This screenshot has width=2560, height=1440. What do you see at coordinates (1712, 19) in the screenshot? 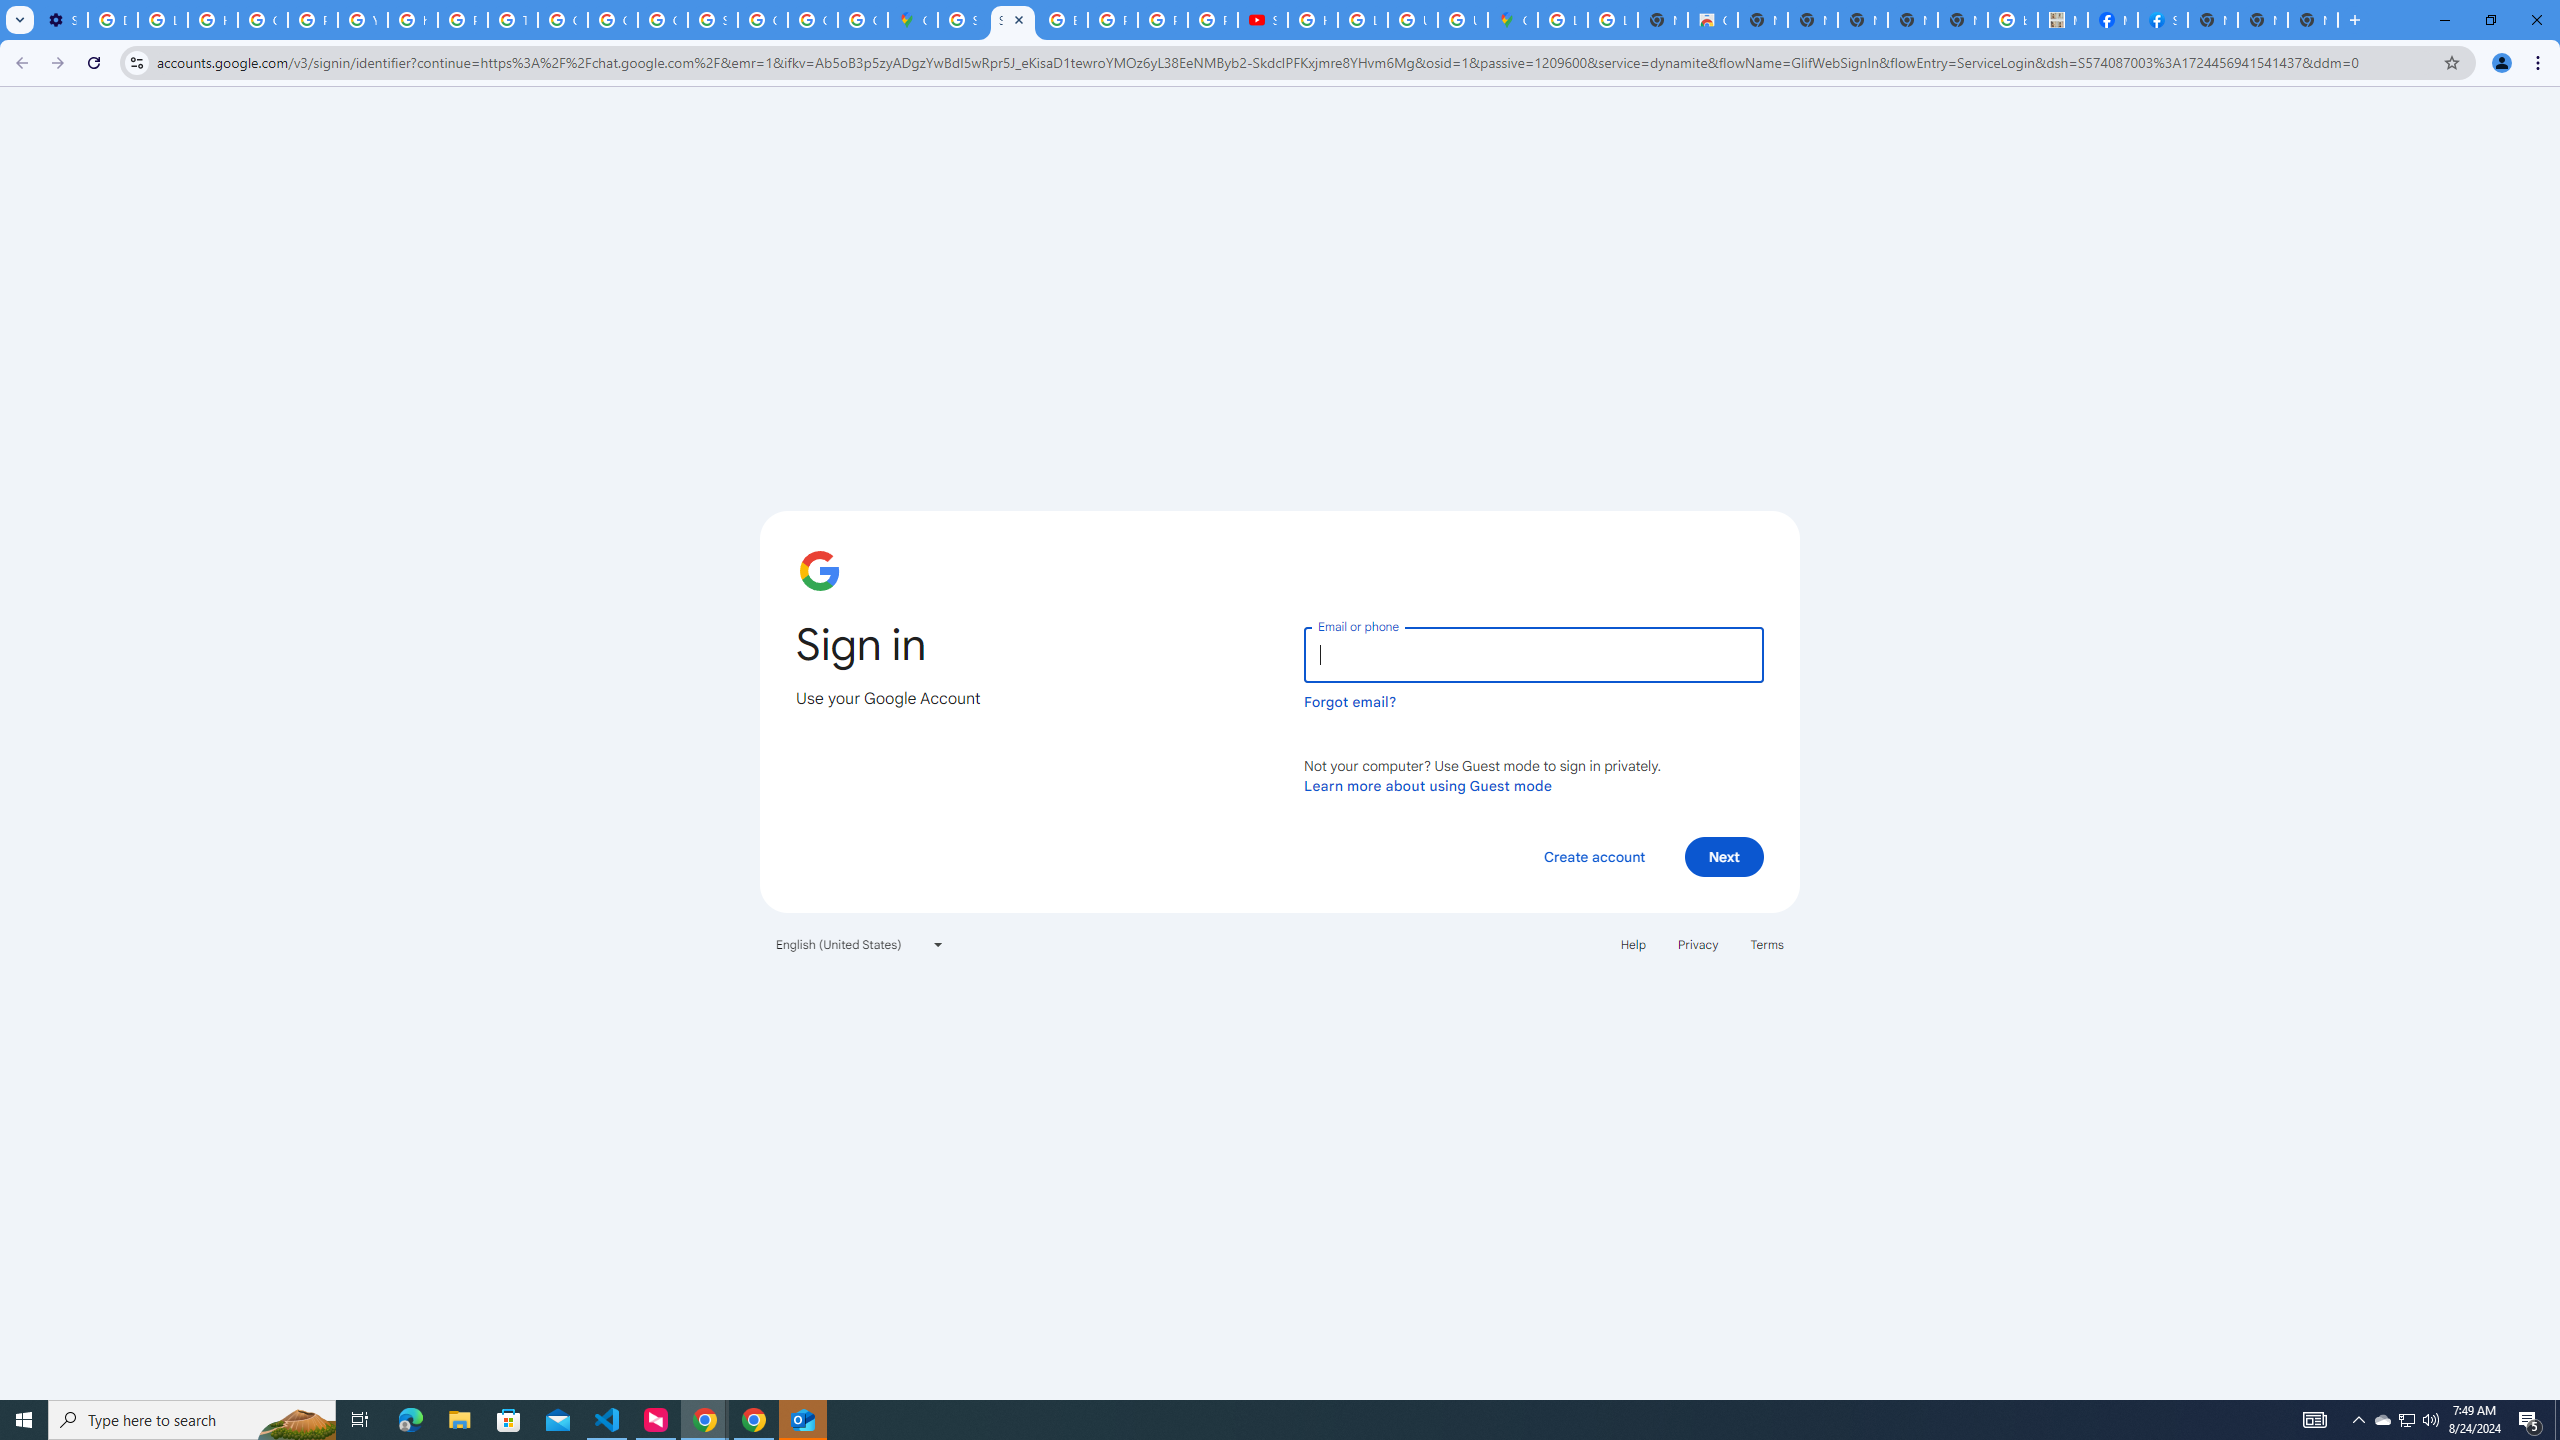
I see `'Chrome Web Store'` at bounding box center [1712, 19].